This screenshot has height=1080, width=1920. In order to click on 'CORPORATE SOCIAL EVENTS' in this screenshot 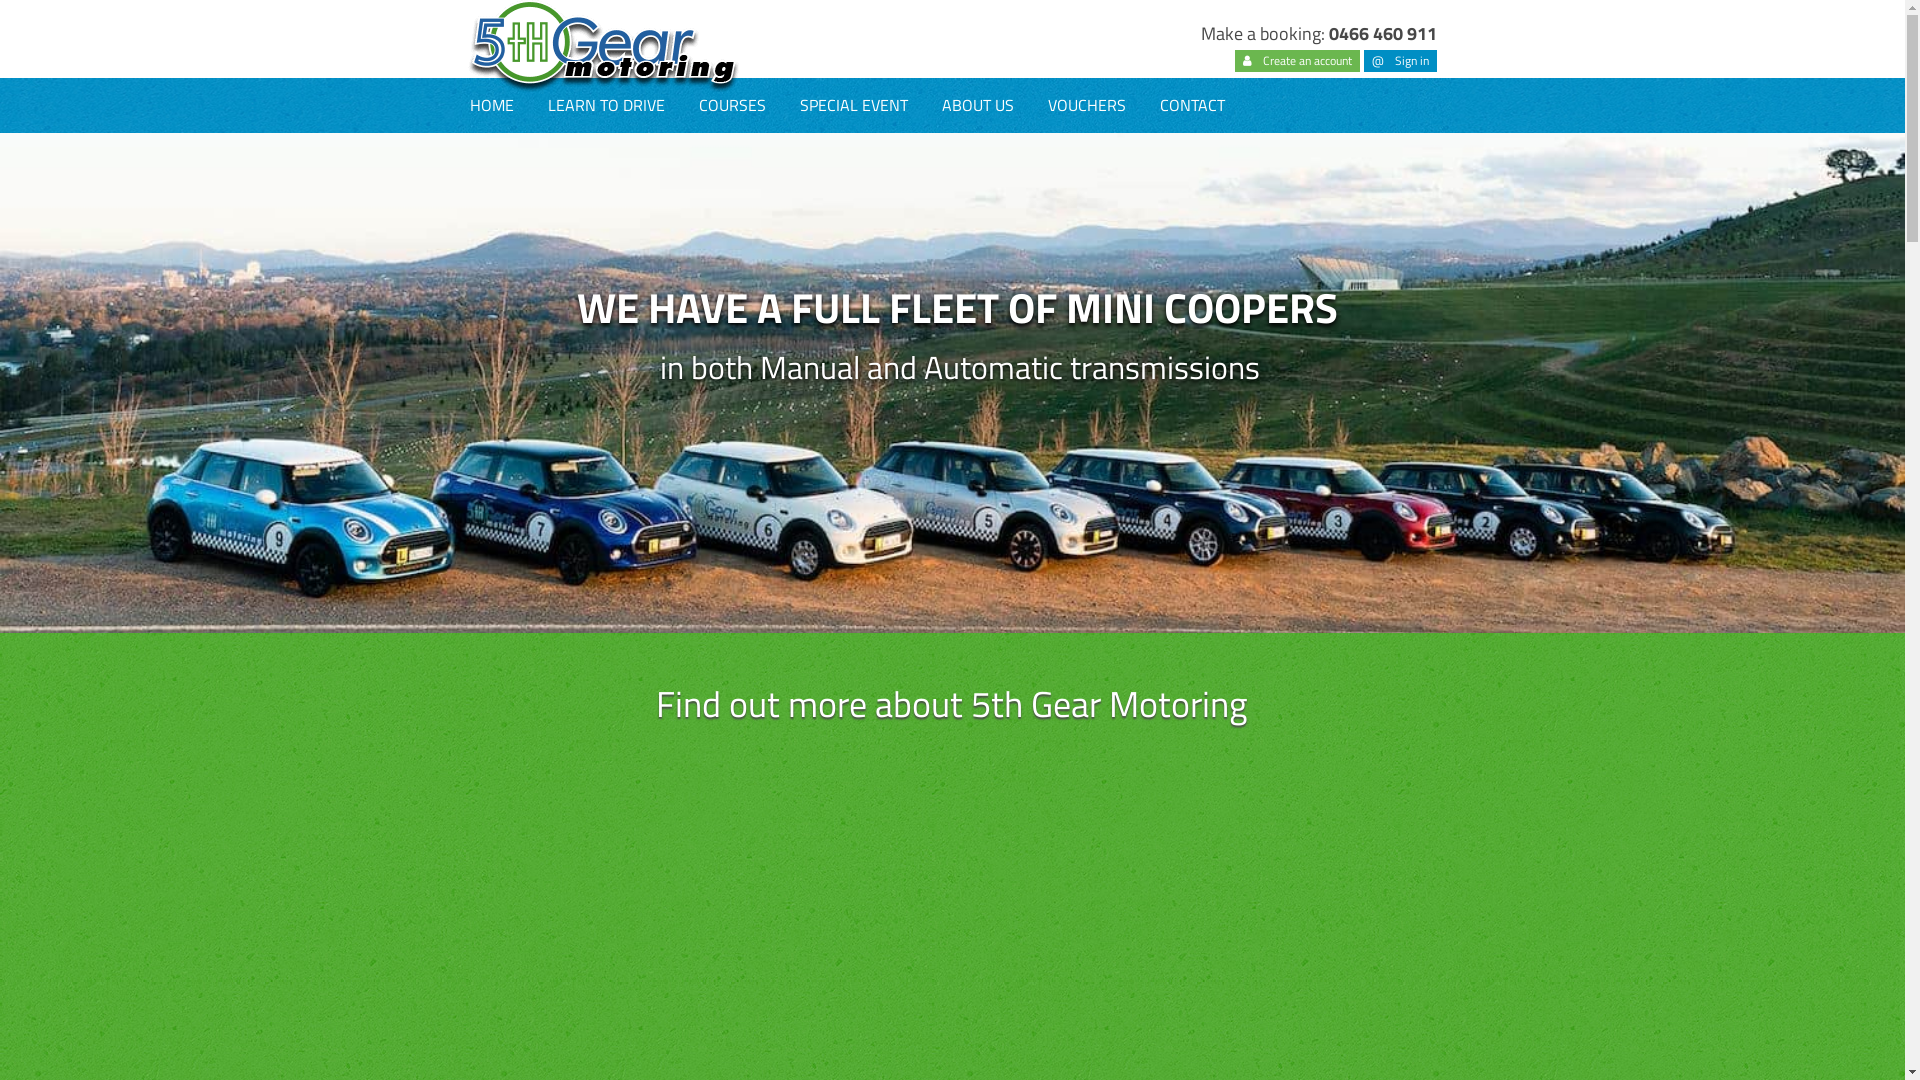, I will do `click(853, 159)`.